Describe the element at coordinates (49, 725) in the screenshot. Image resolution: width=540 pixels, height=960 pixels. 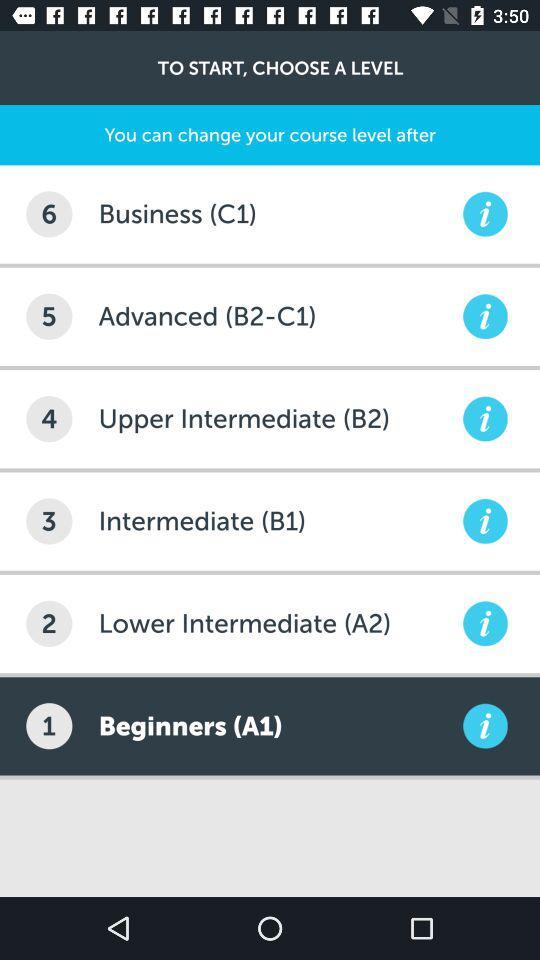
I see `the 1` at that location.